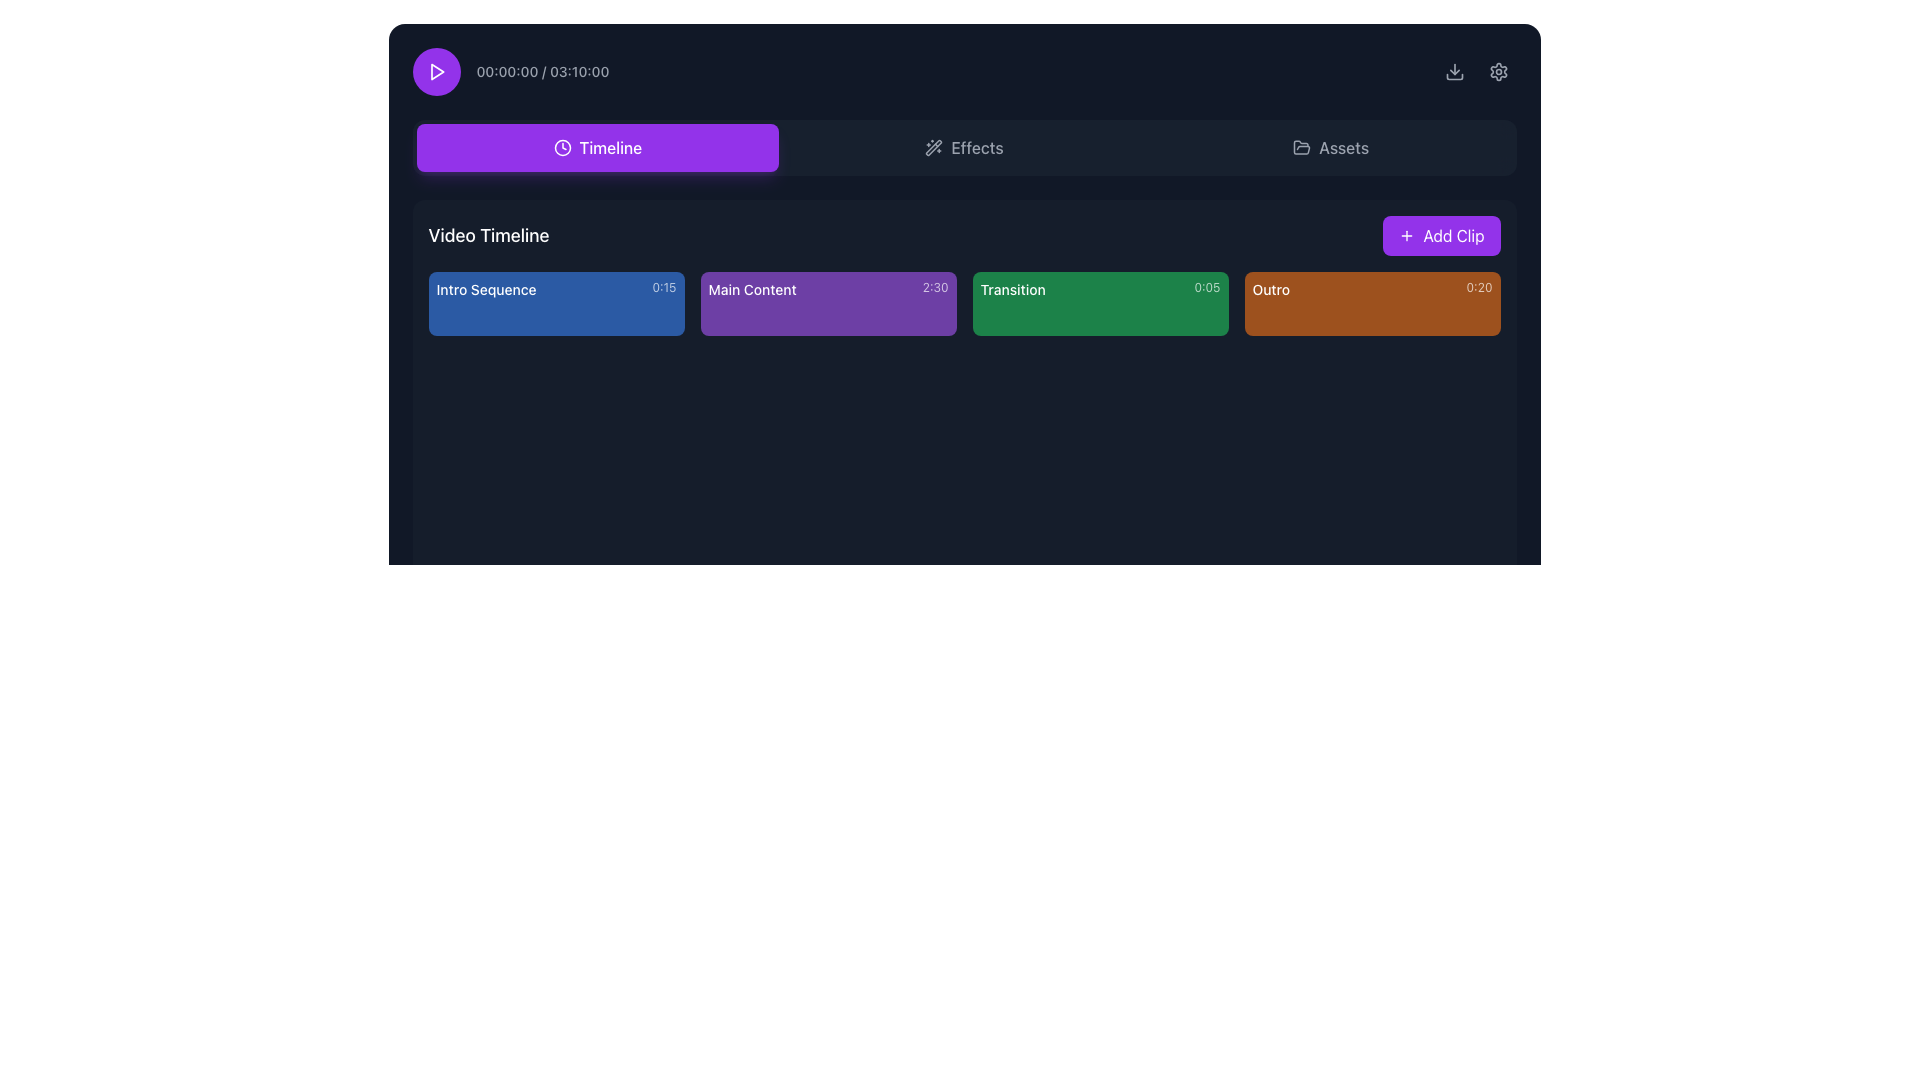 The height and width of the screenshot is (1080, 1920). Describe the element at coordinates (1454, 71) in the screenshot. I see `the download icon button, which resembles a downward arrow pointing into a square, located at the top-right corner of the interface to initiate a download` at that location.